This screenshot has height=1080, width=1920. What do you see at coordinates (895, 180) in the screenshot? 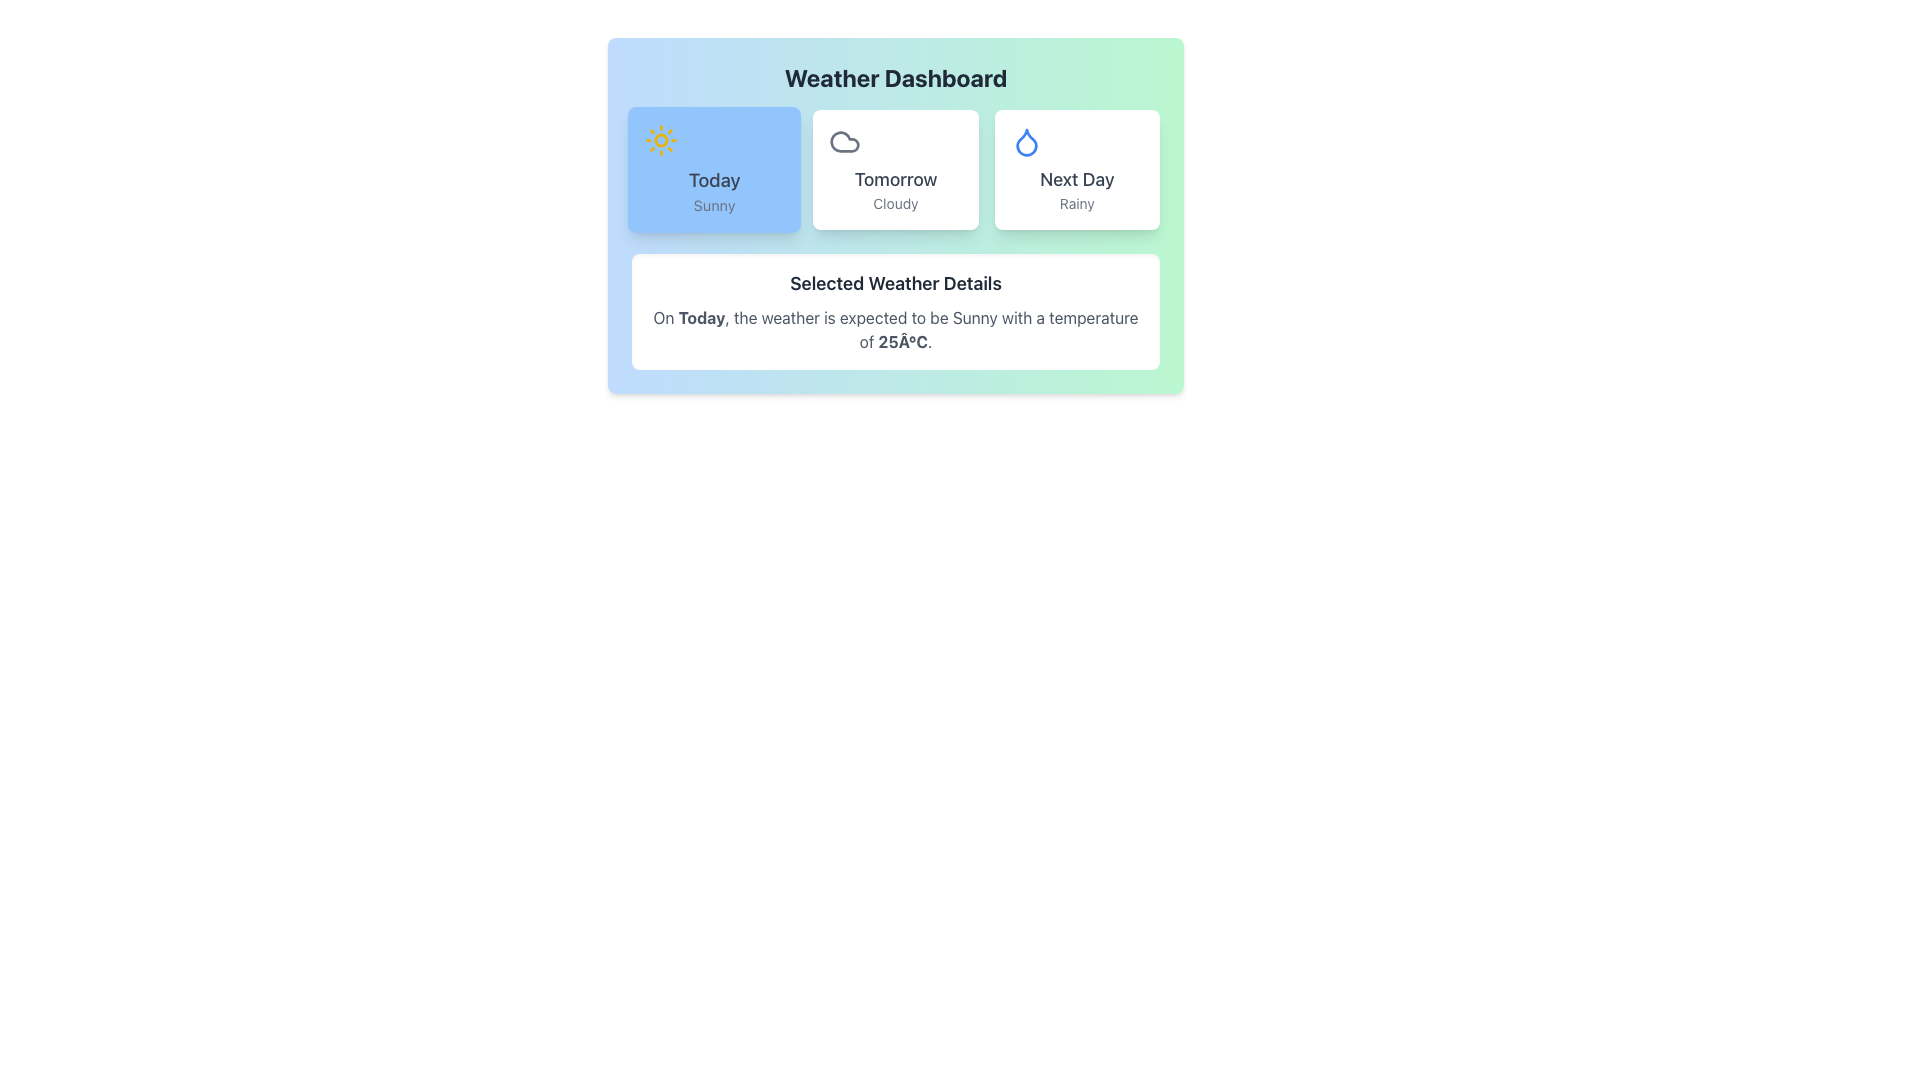
I see `the text label displaying 'Tomorrow' in dark gray, located in the middle section of the horizontal navigation bar` at bounding box center [895, 180].